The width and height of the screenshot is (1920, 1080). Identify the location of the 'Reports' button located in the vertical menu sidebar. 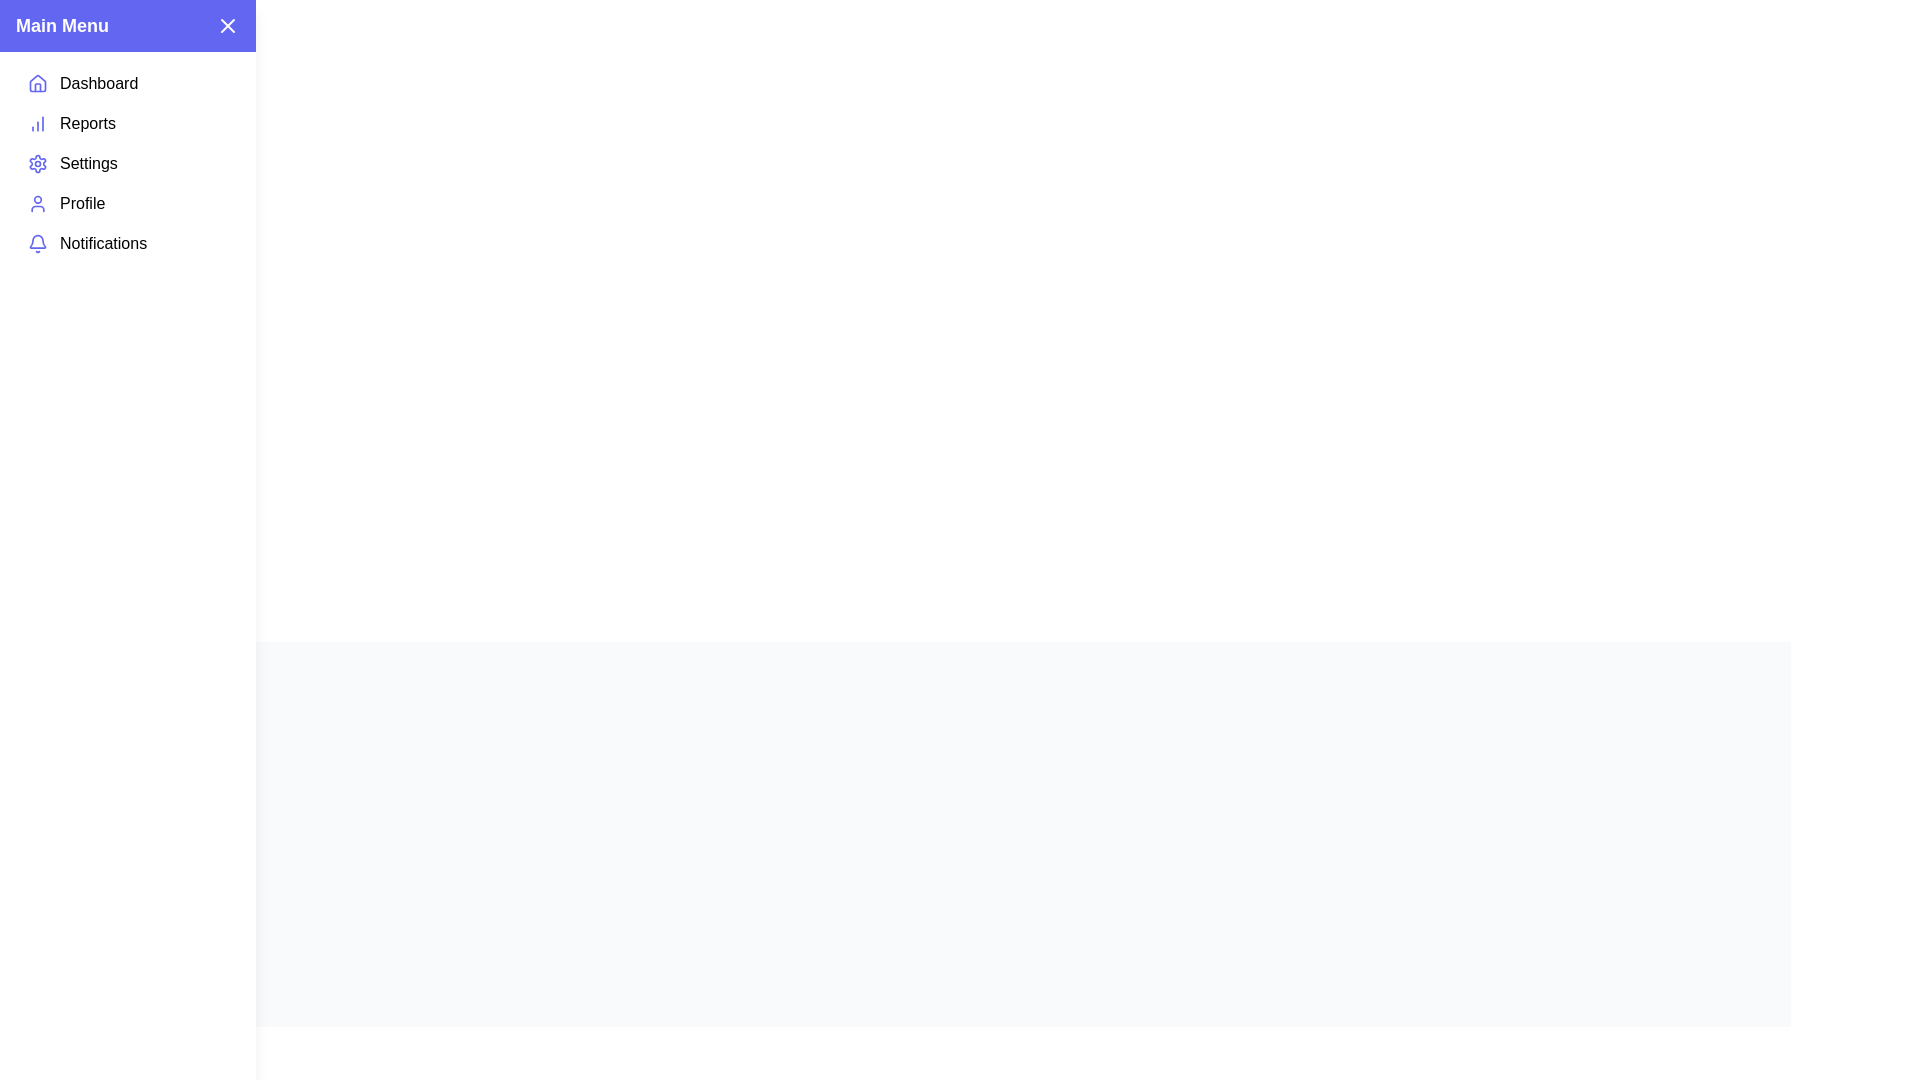
(127, 123).